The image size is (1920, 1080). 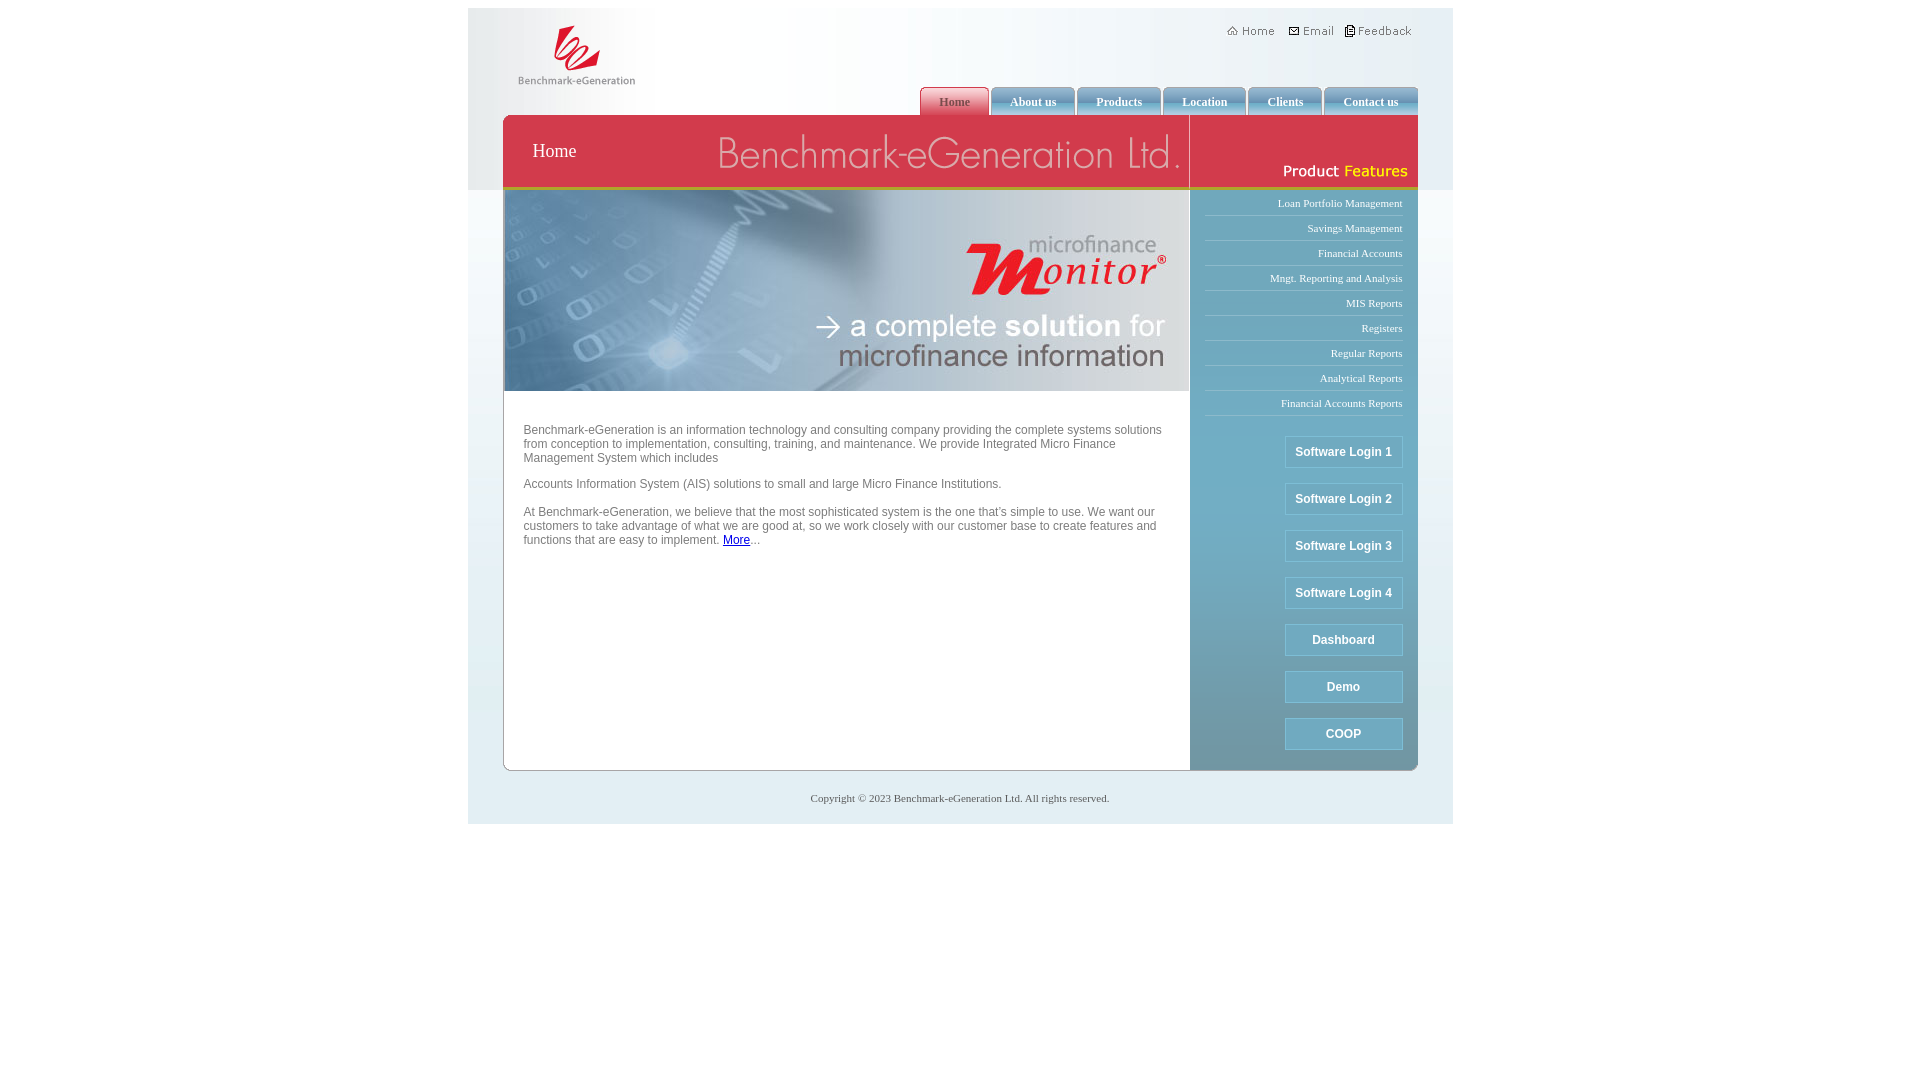 I want to click on 'Registers', so click(x=1203, y=327).